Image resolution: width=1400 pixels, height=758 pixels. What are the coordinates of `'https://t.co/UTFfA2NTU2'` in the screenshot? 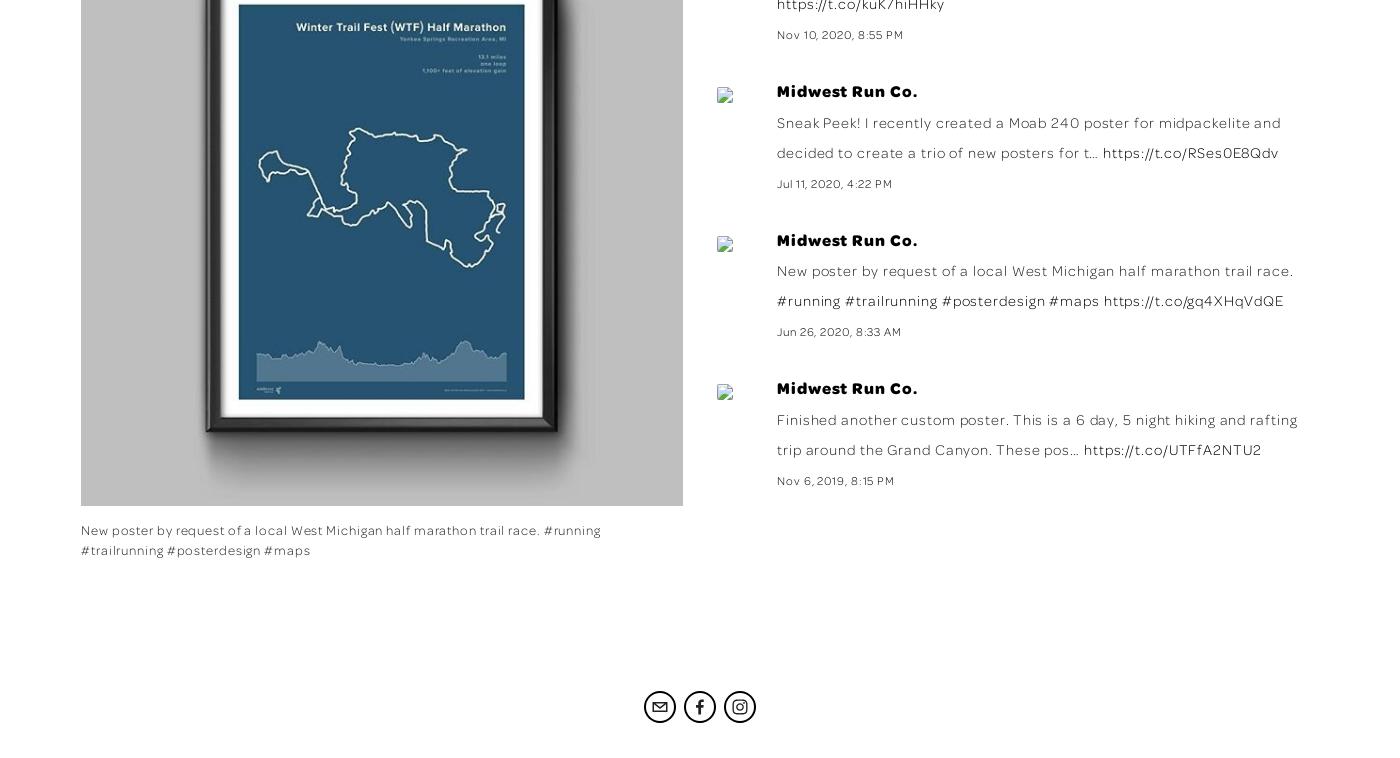 It's located at (1171, 448).